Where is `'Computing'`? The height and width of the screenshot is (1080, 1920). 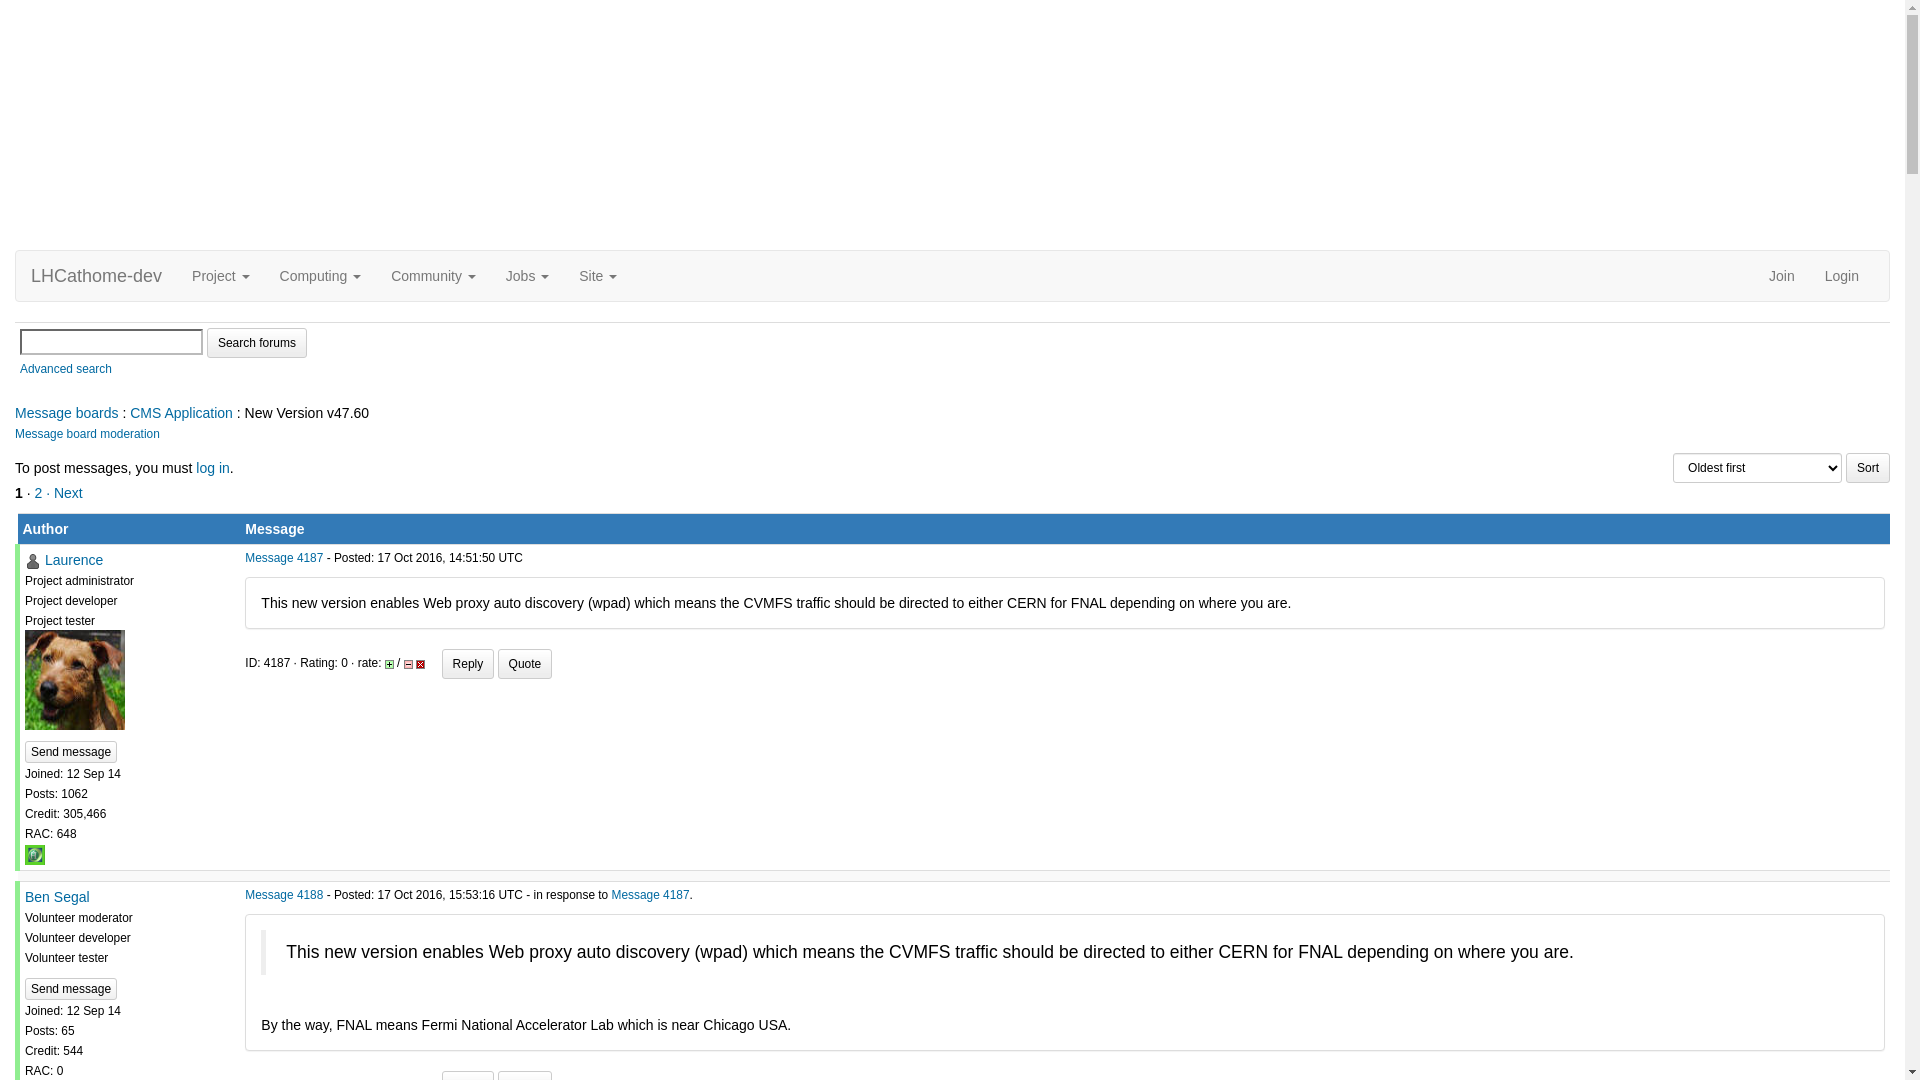 'Computing' is located at coordinates (263, 276).